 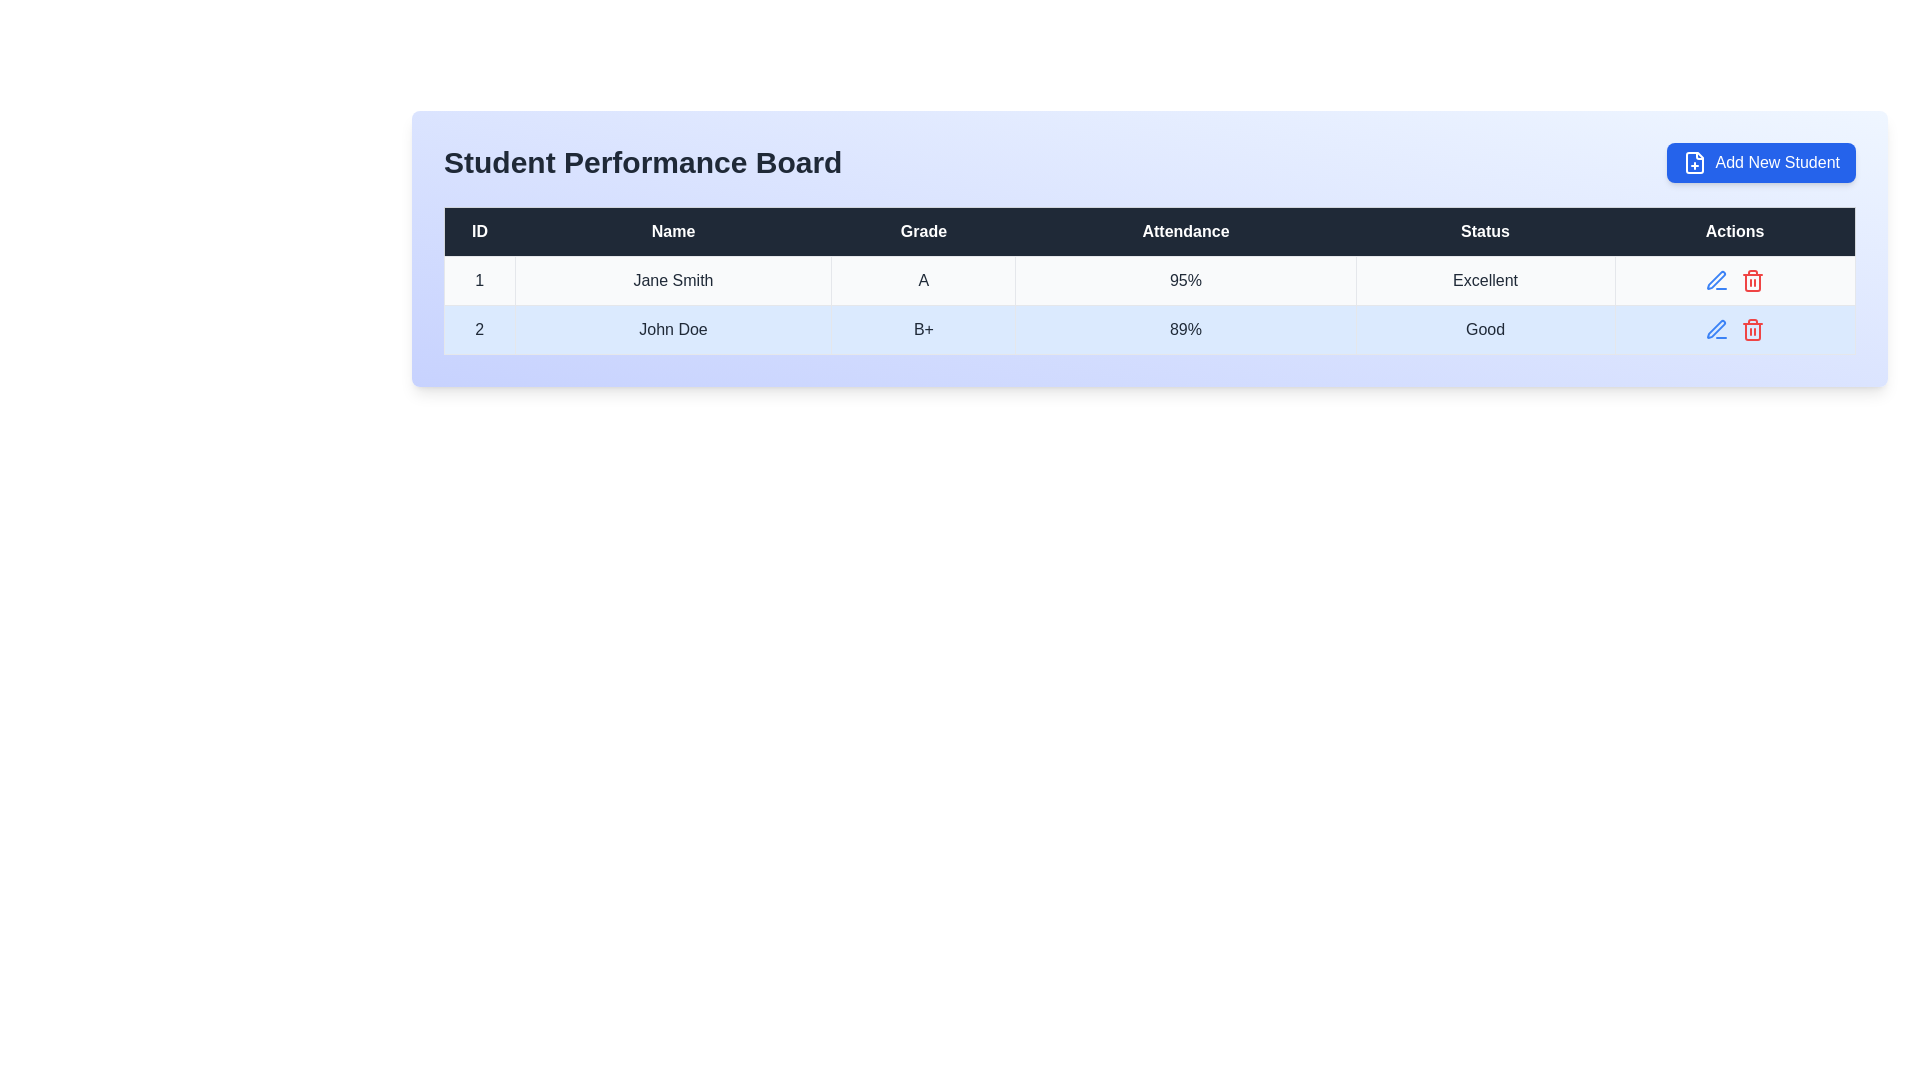 I want to click on the text label displaying '89%' in bold format within the light blue cell in the Attendance column, located in the fourth column of the second row of the table, so click(x=1185, y=329).